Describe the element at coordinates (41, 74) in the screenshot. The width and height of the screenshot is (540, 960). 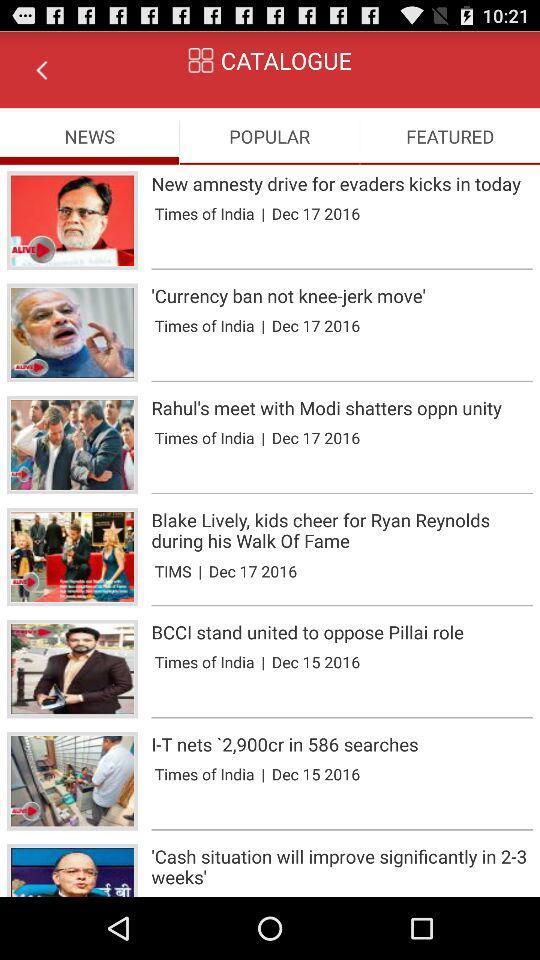
I see `the arrow_backward icon` at that location.